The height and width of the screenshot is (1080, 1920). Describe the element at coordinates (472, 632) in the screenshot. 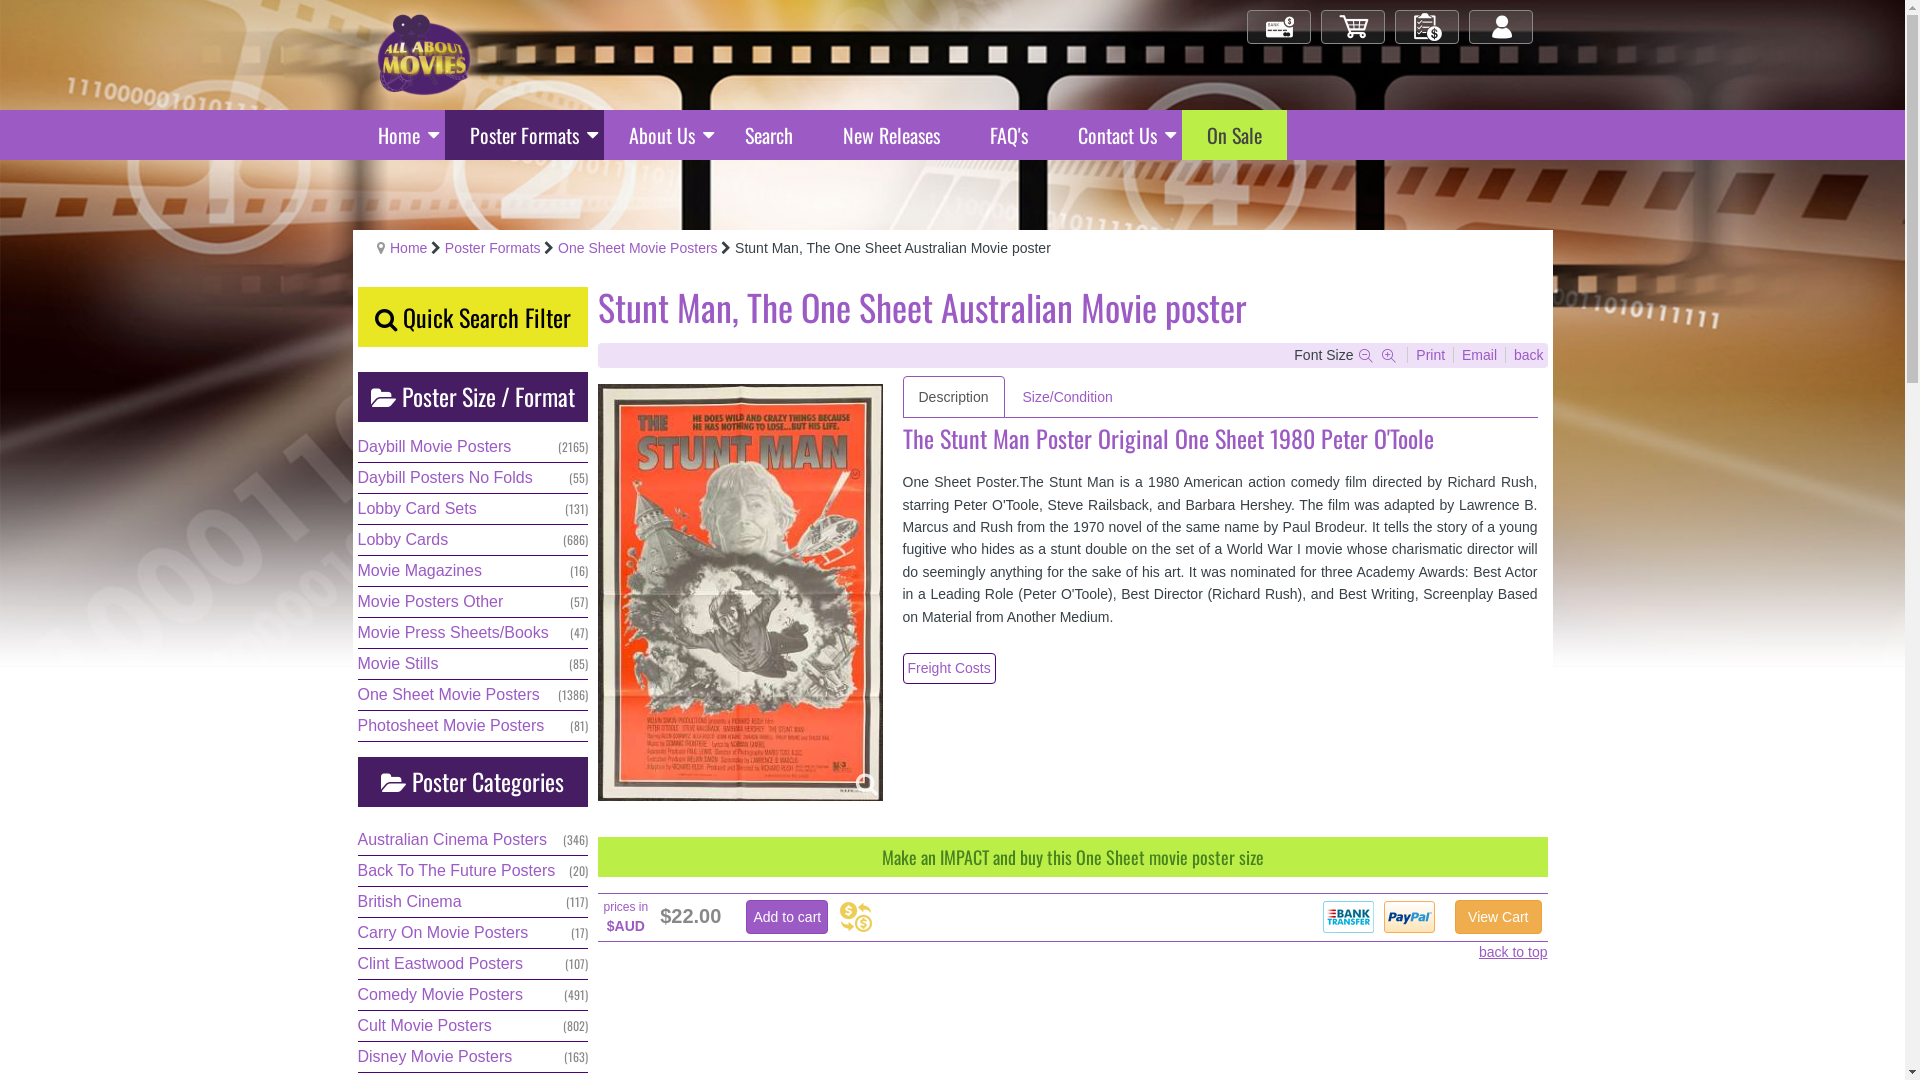

I see `'Movie Press Sheets/Books` at that location.